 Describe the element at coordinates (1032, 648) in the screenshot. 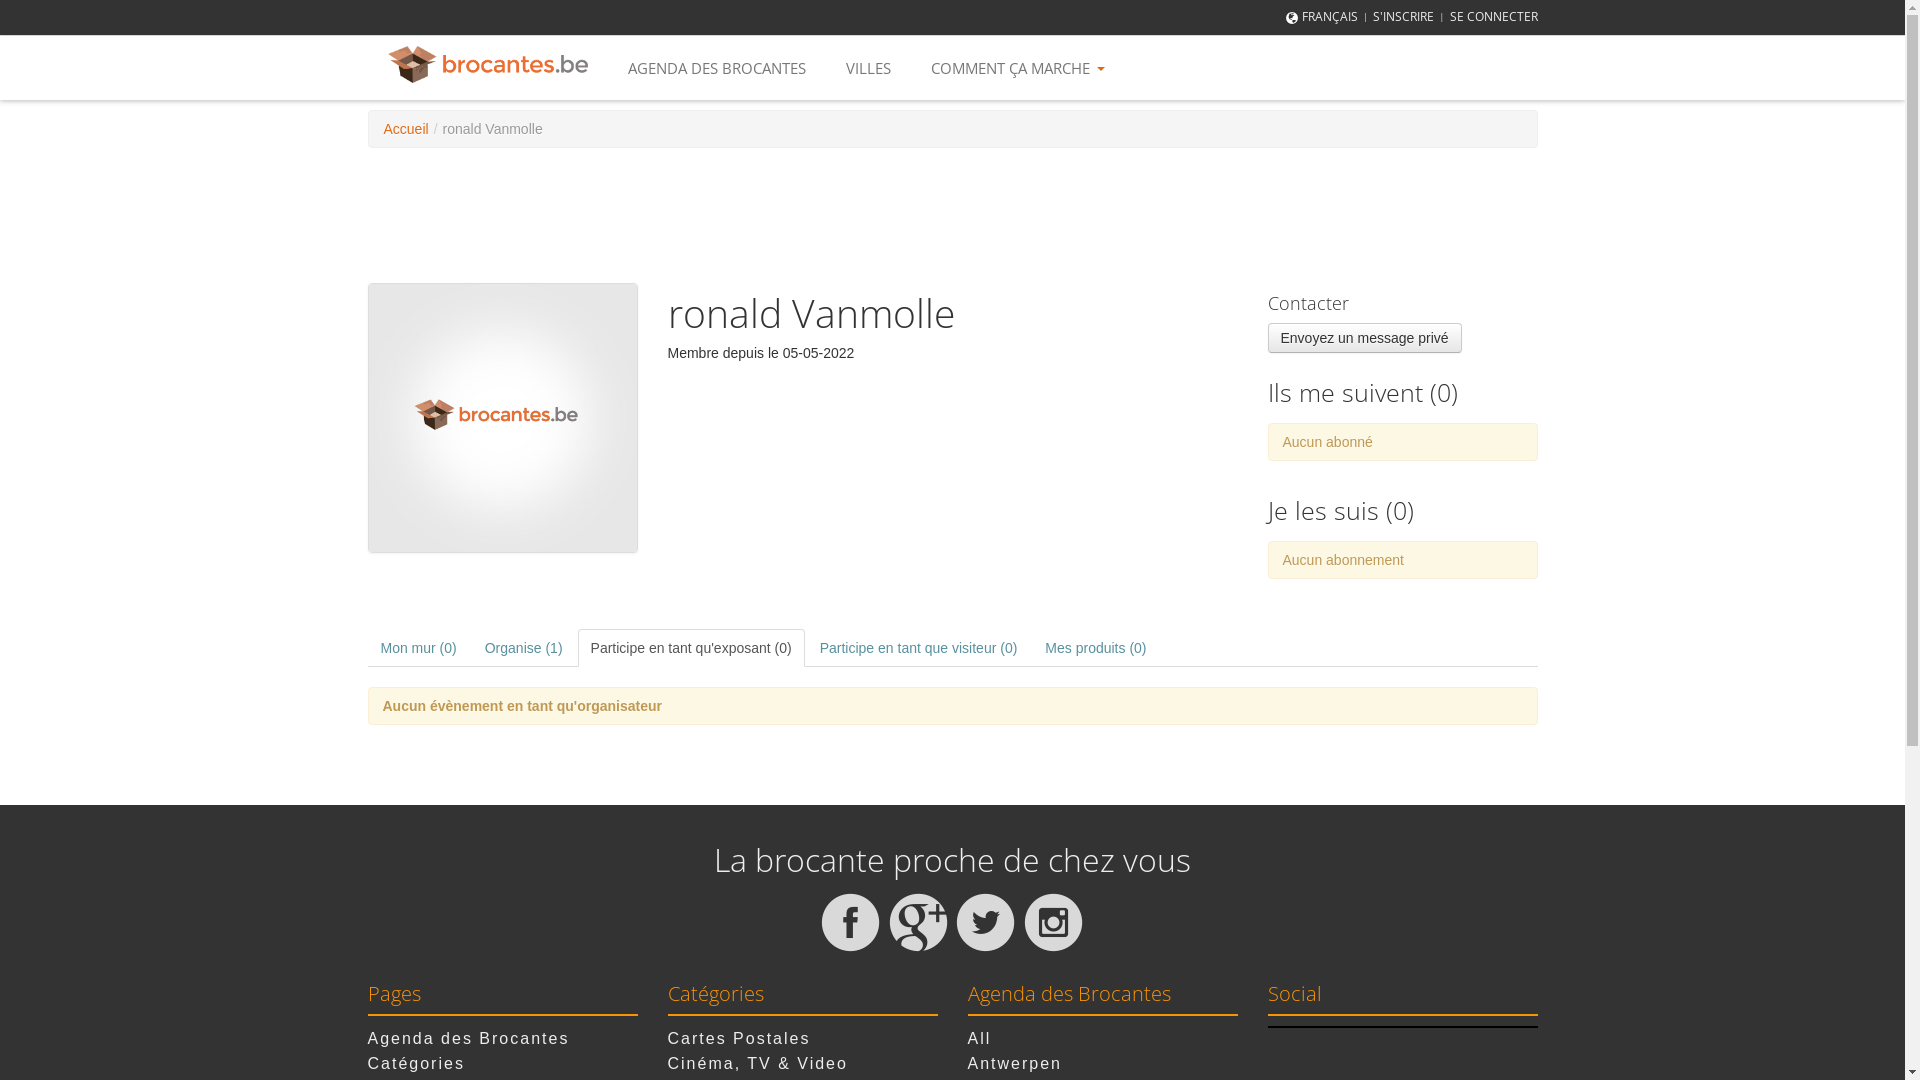

I see `'Mes produits (0)'` at that location.